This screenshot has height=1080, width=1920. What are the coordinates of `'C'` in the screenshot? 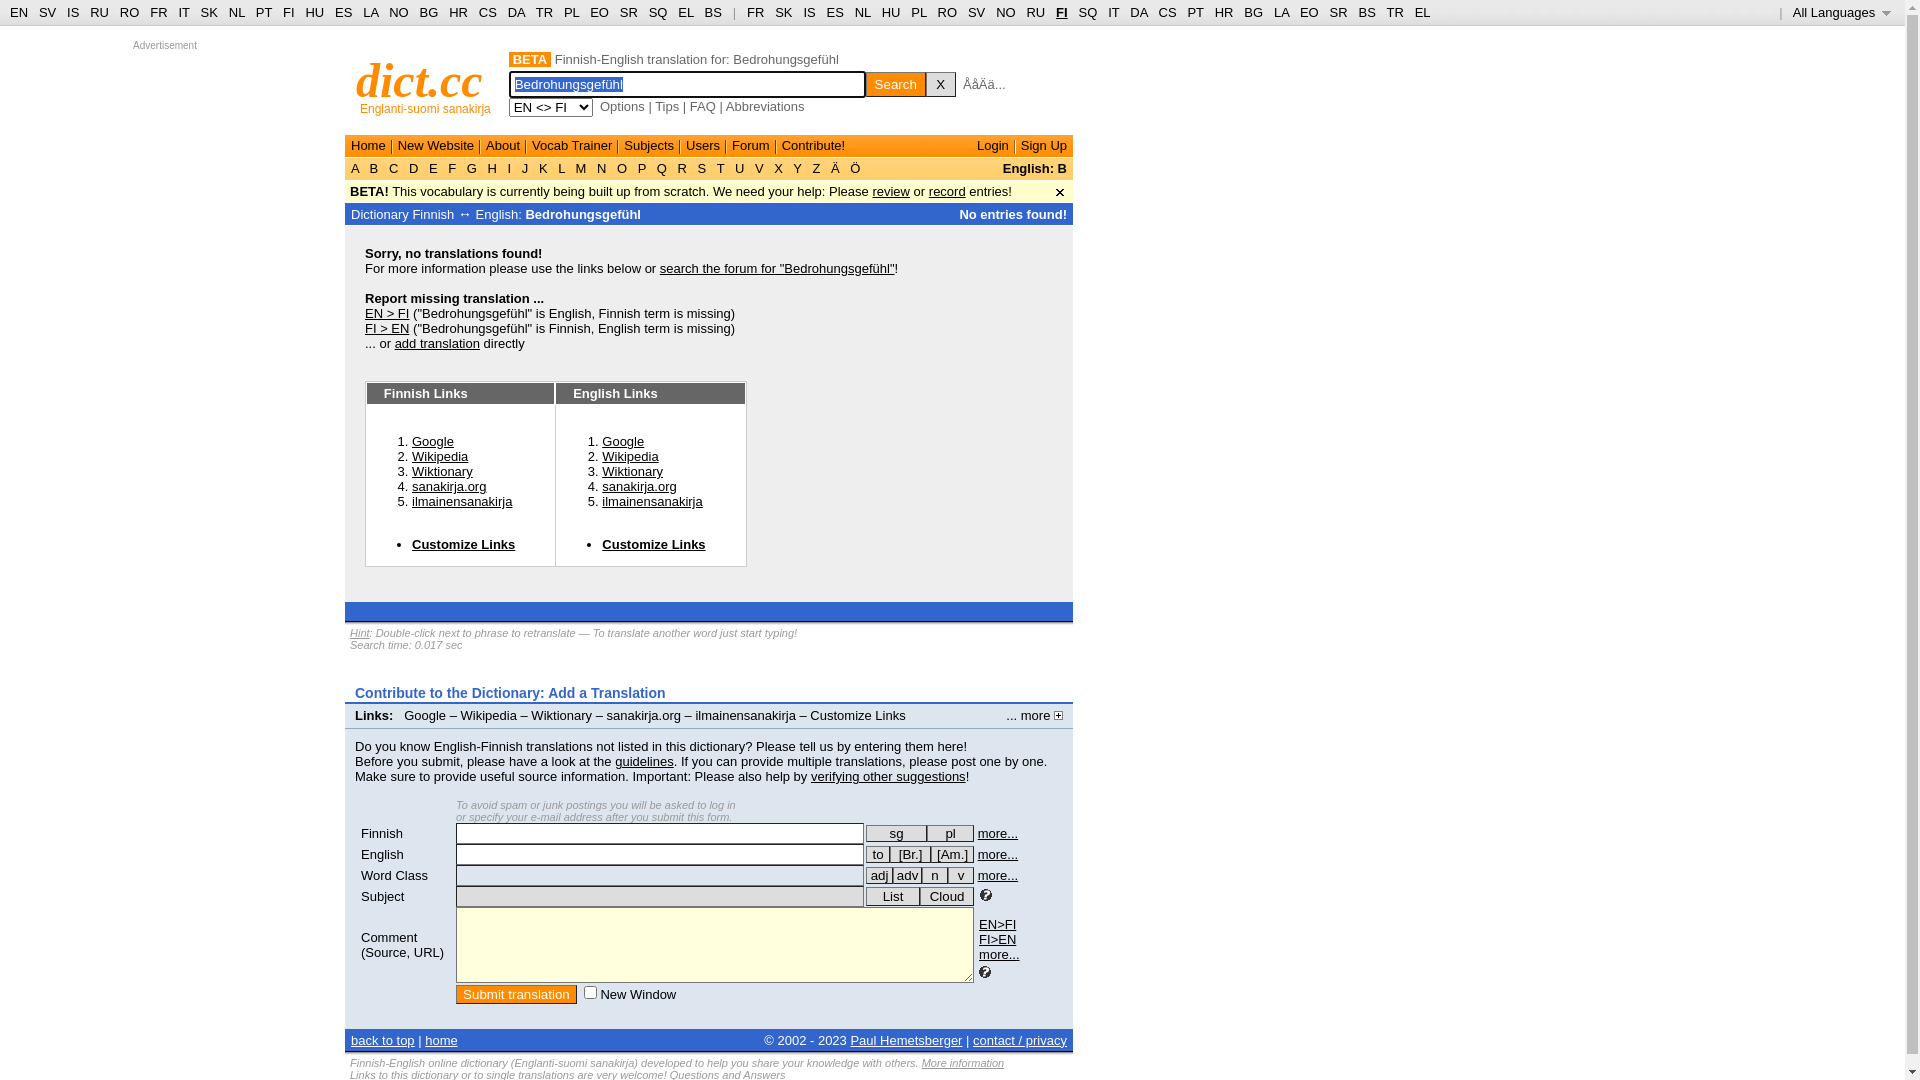 It's located at (393, 167).